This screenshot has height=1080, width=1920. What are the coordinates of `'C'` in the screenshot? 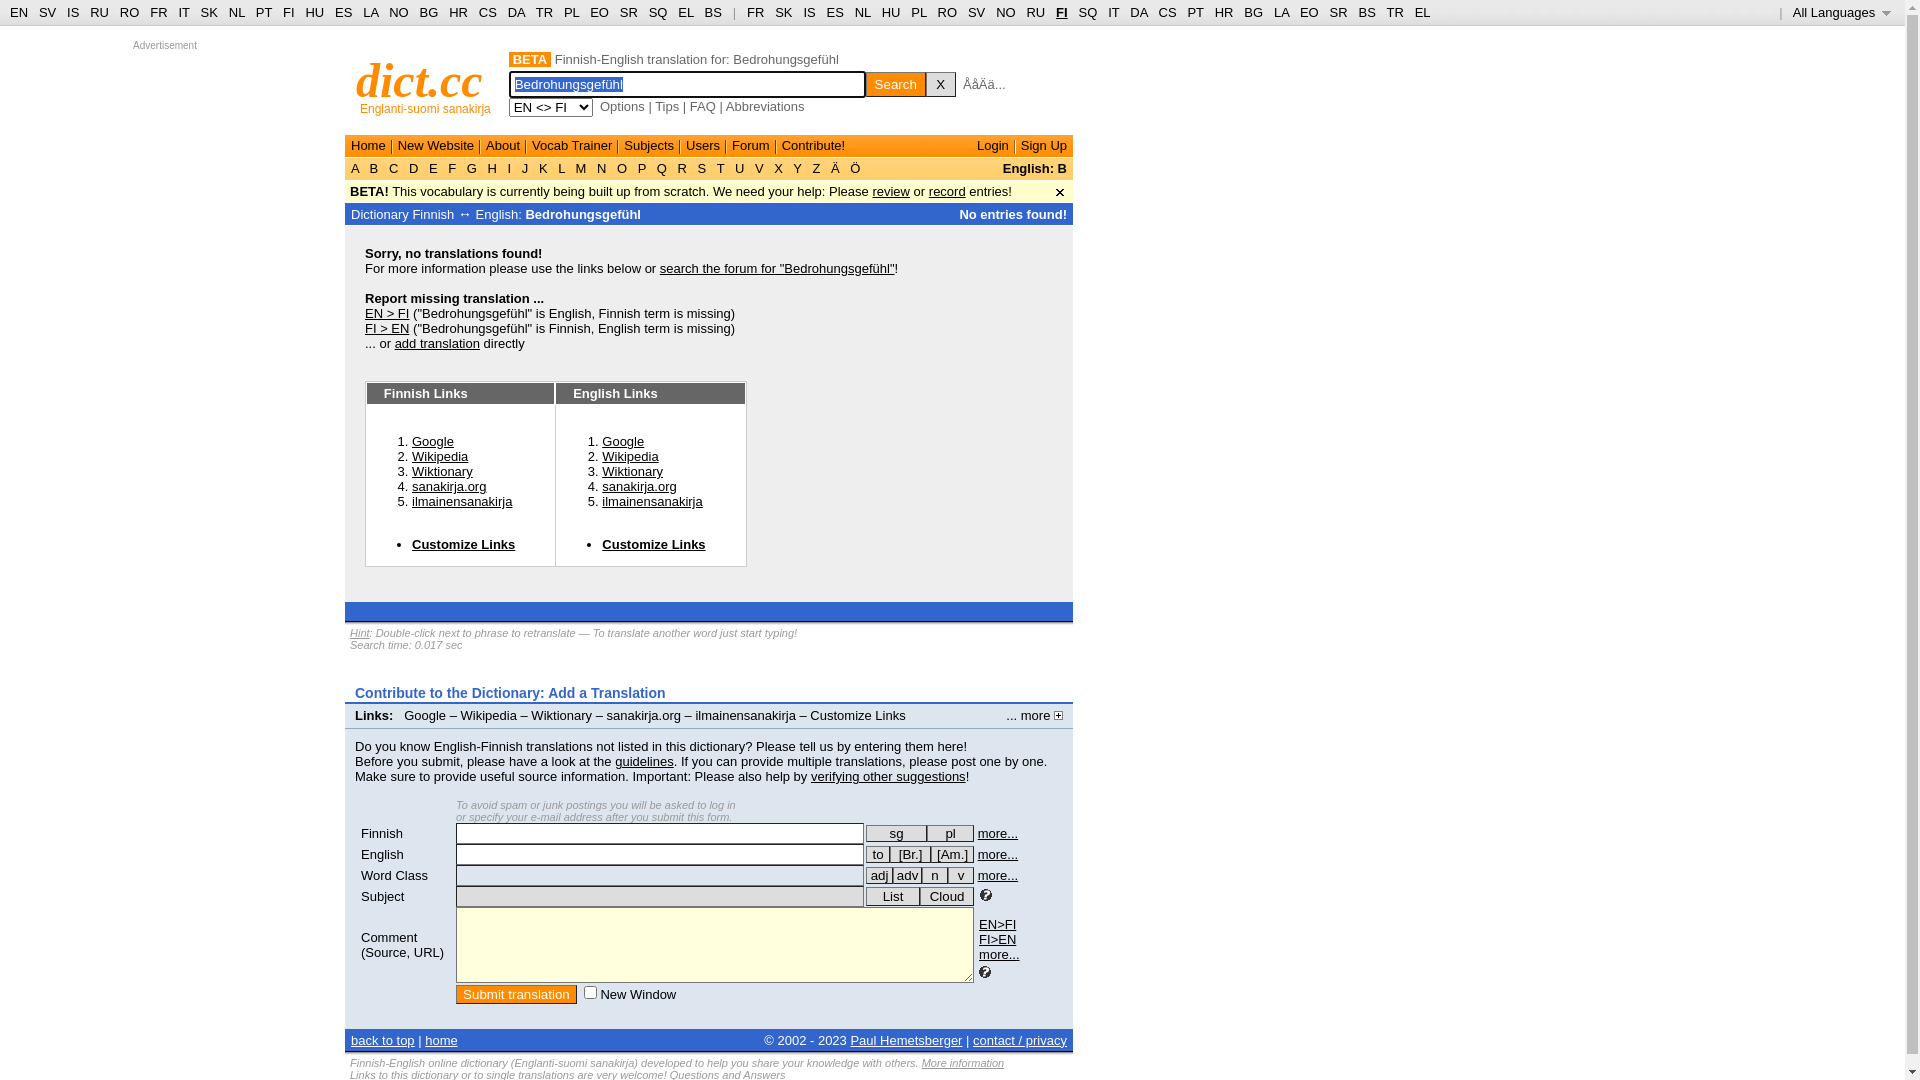 It's located at (393, 167).